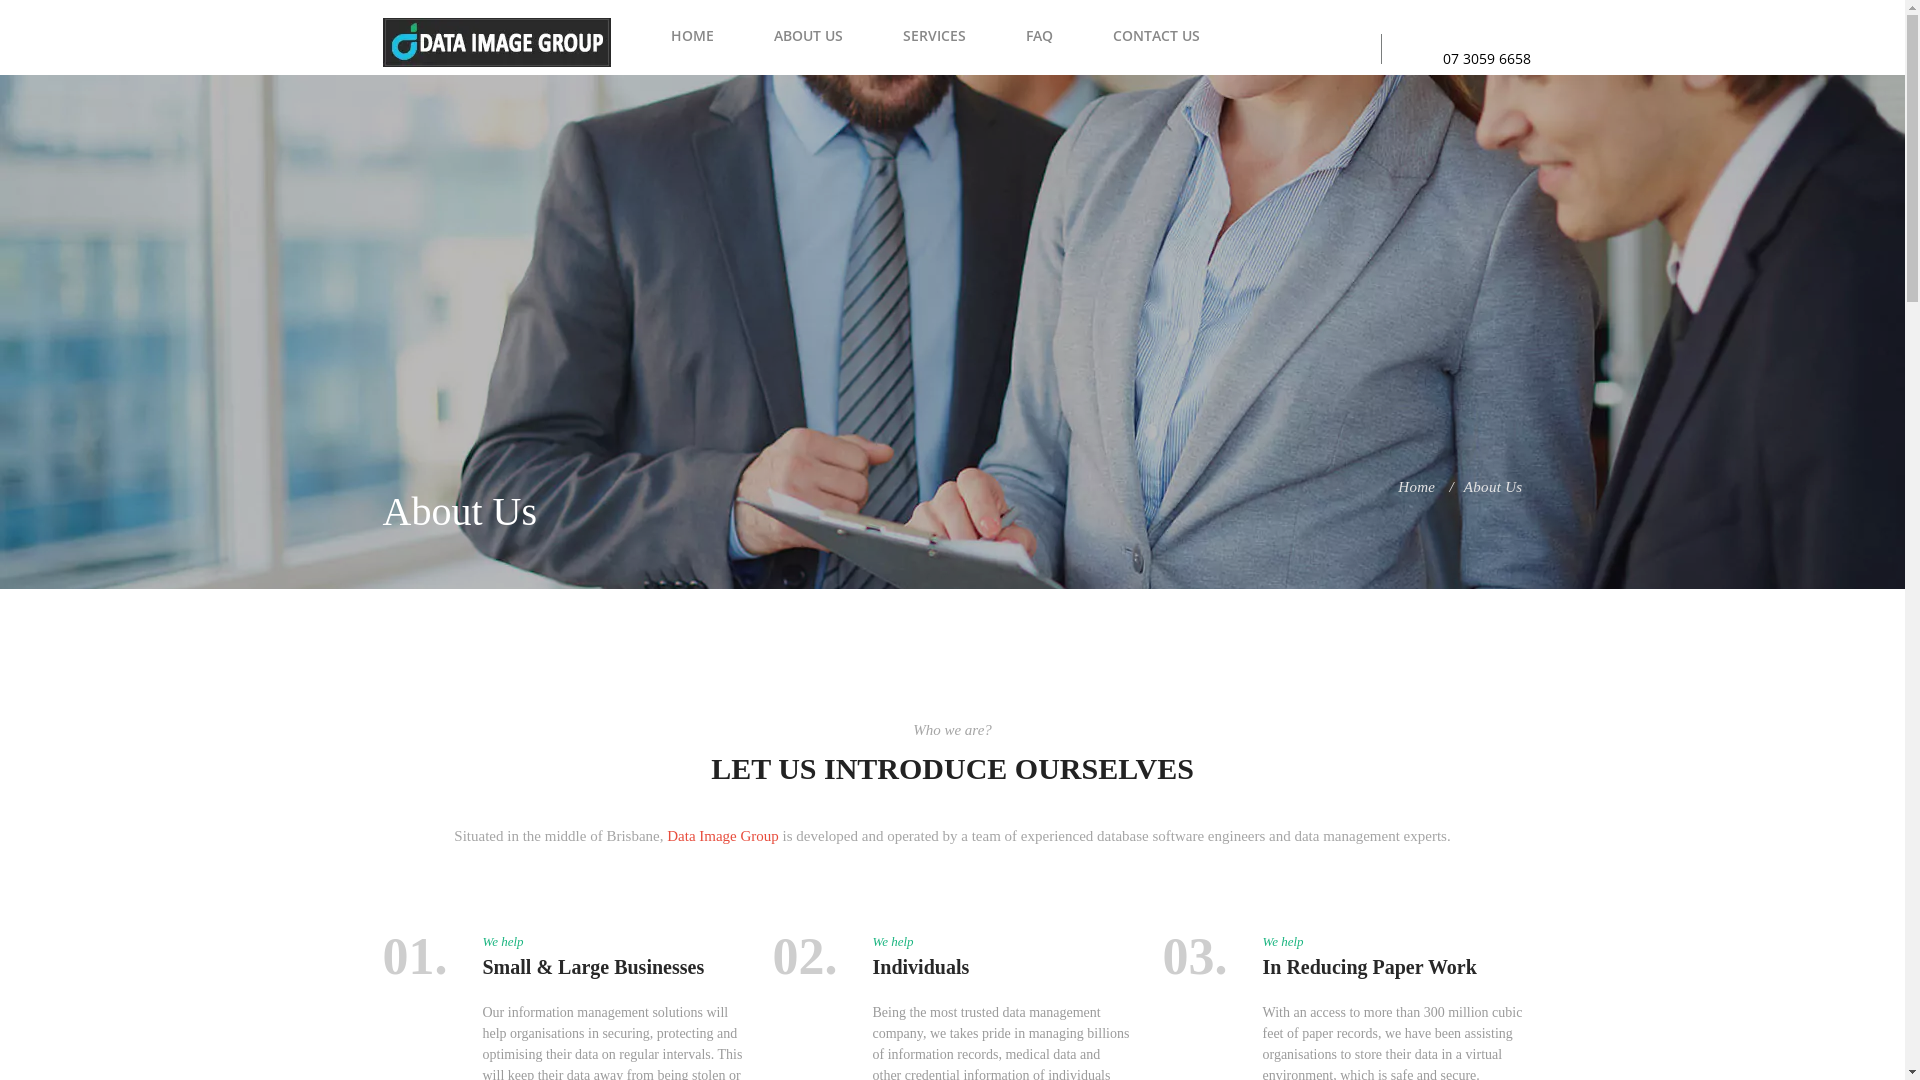 The height and width of the screenshot is (1080, 1920). Describe the element at coordinates (1415, 486) in the screenshot. I see `'Home'` at that location.